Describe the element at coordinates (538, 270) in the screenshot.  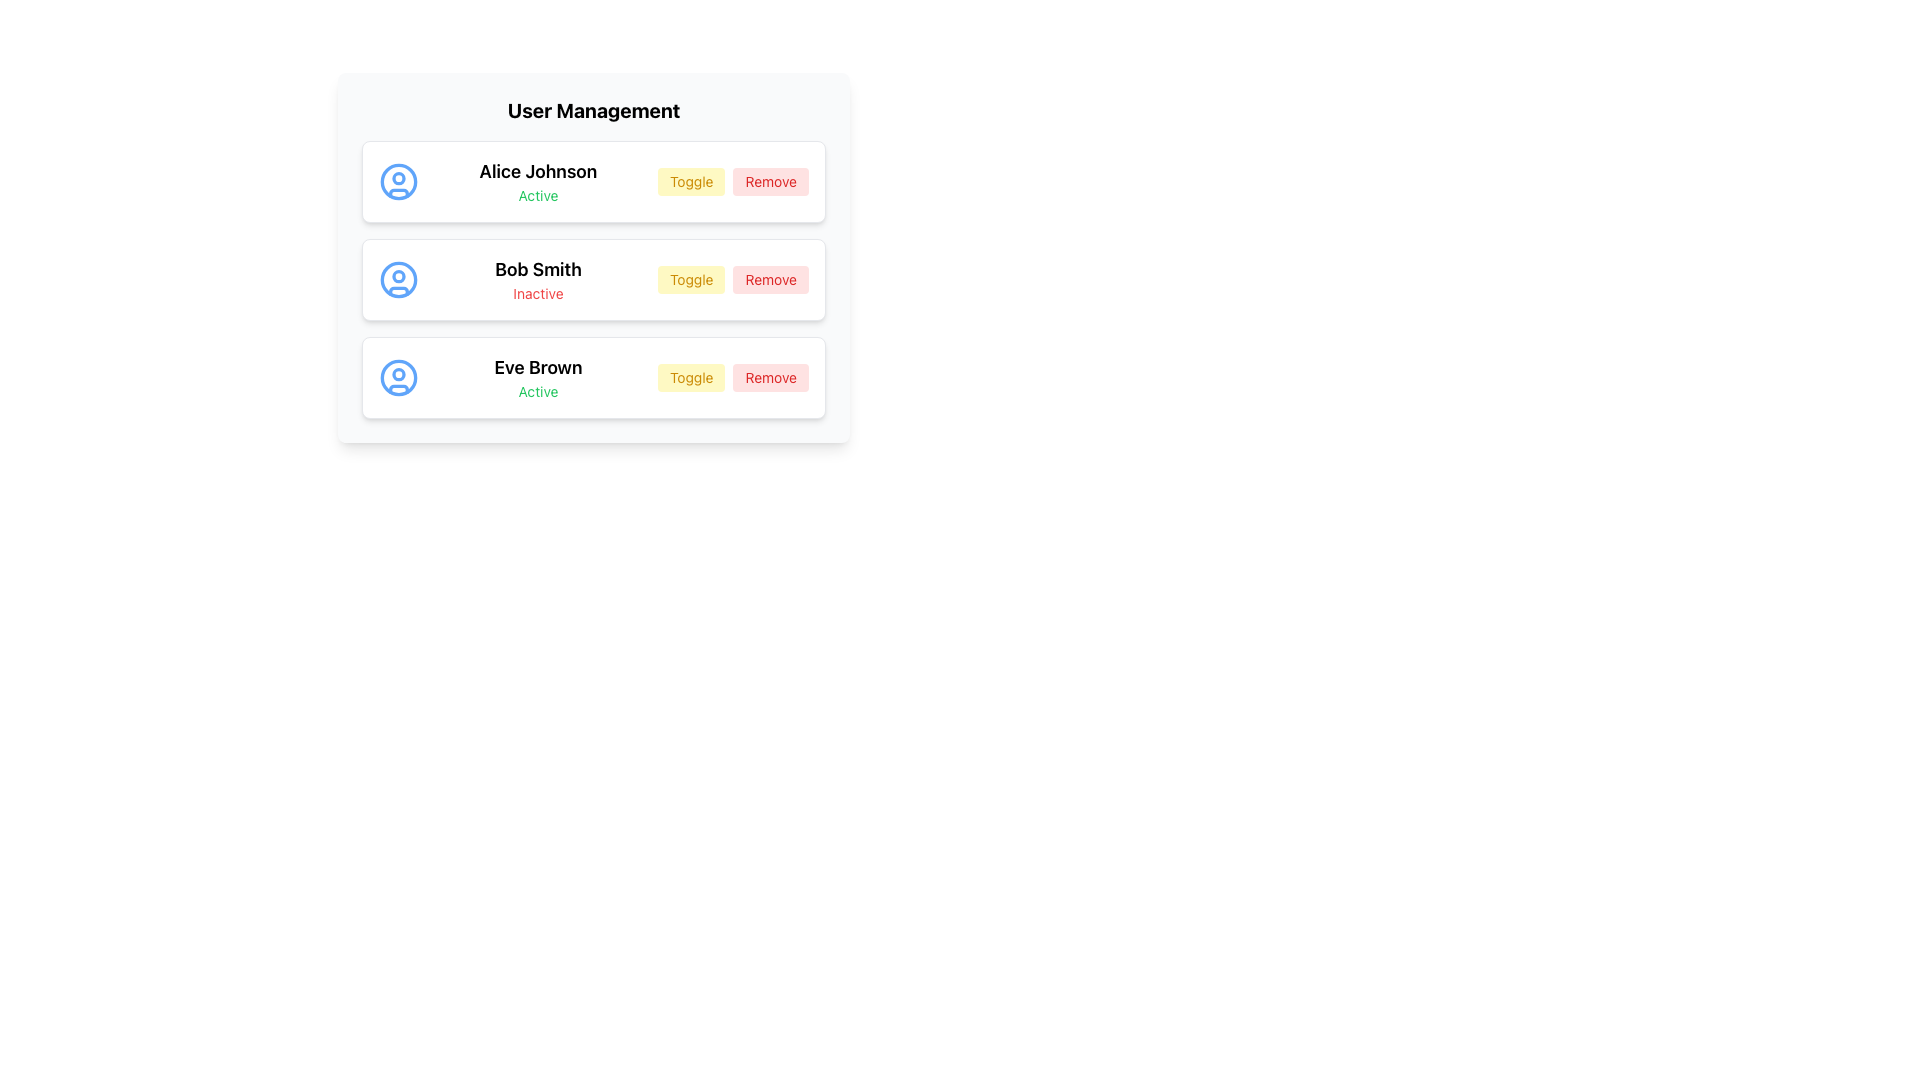
I see `the text label displaying the name 'Bob Smith' in bold and larger font at the center-top of the user detail card` at that location.